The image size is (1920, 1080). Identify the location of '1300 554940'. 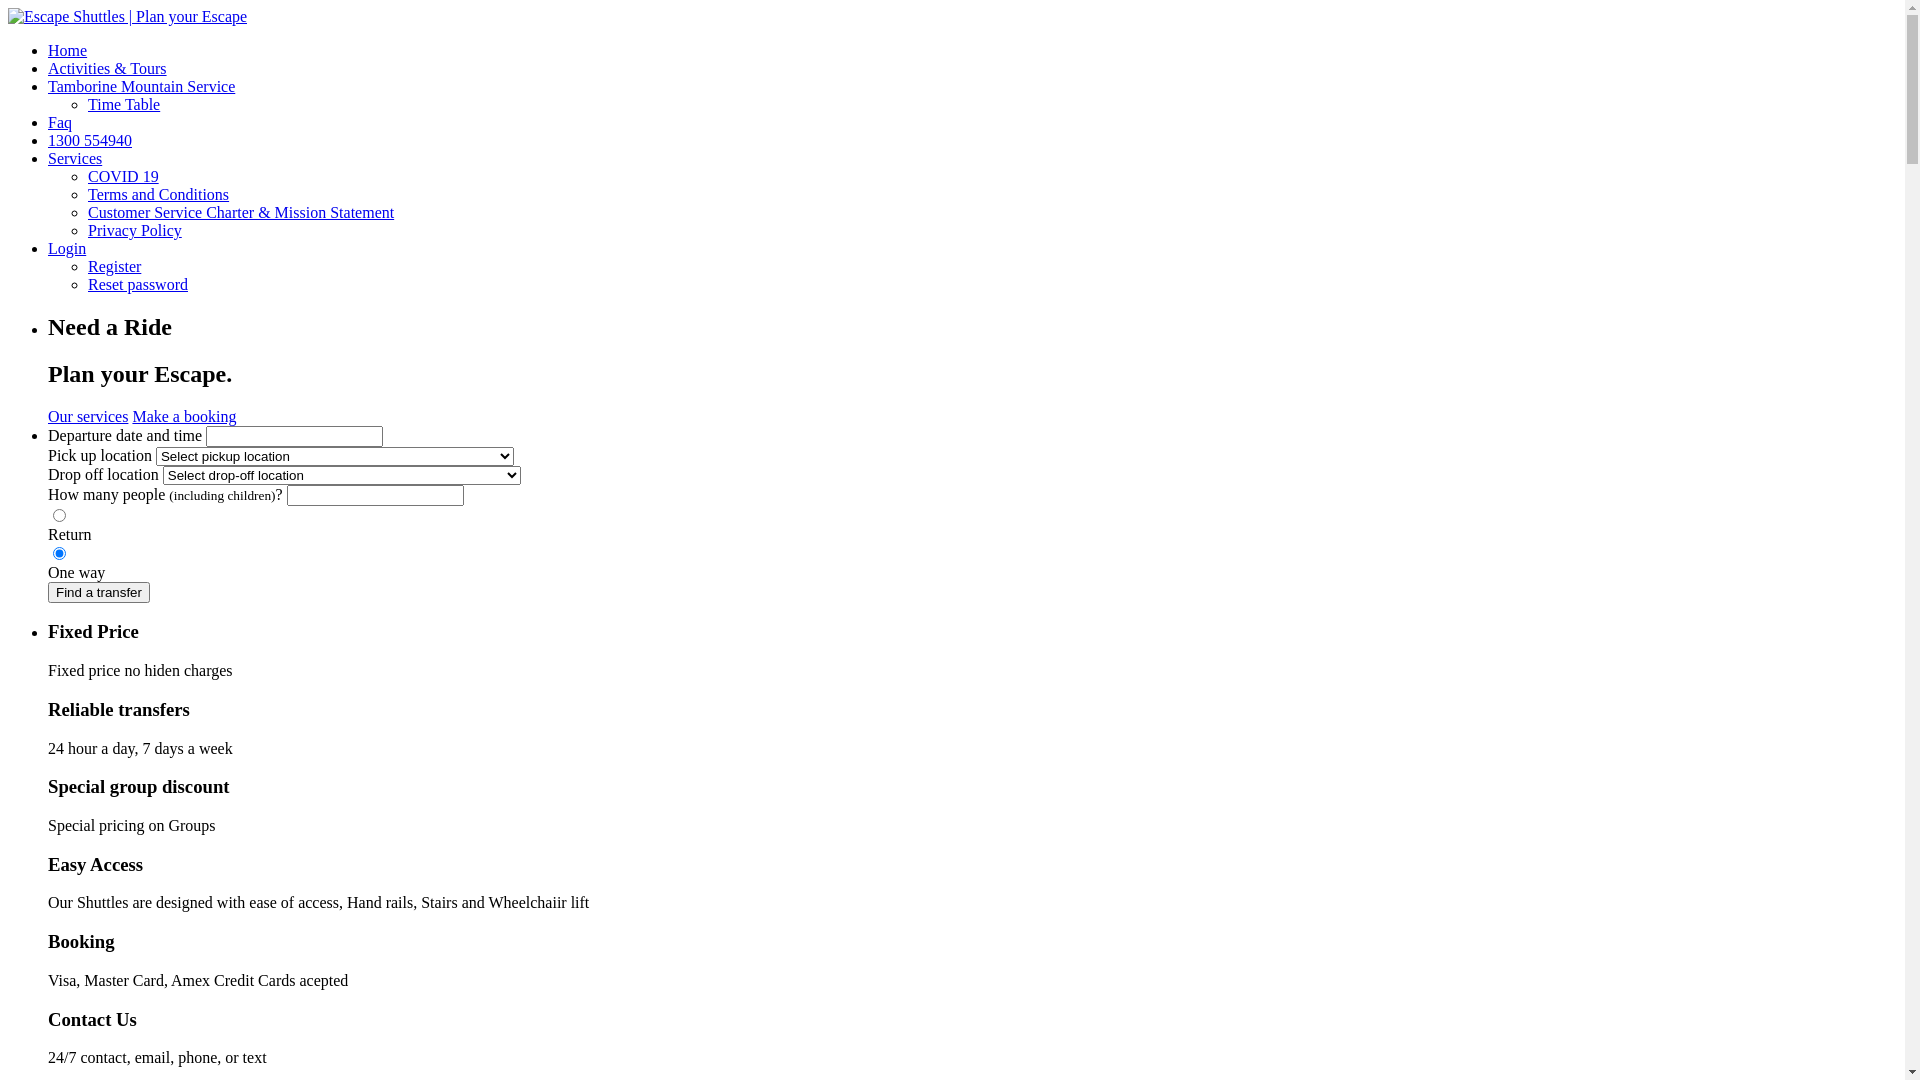
(89, 139).